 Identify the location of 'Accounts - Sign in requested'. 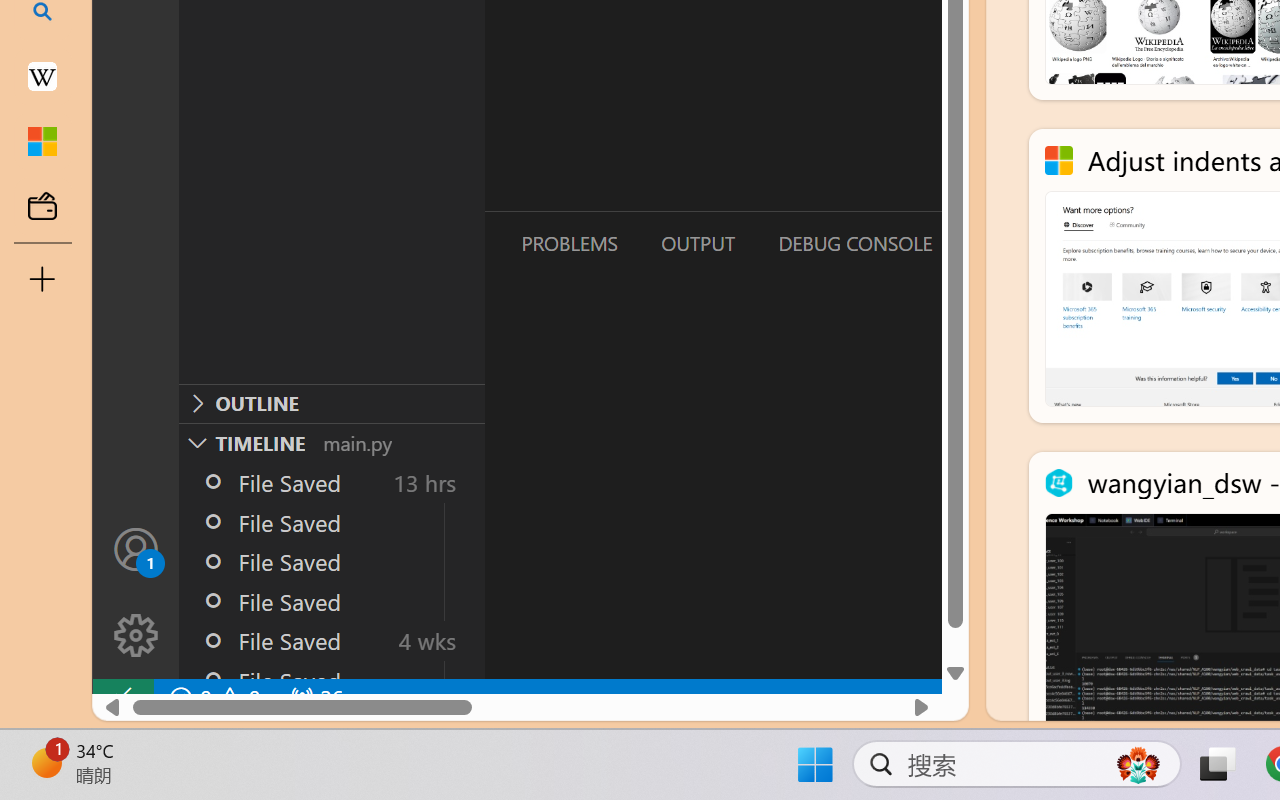
(134, 548).